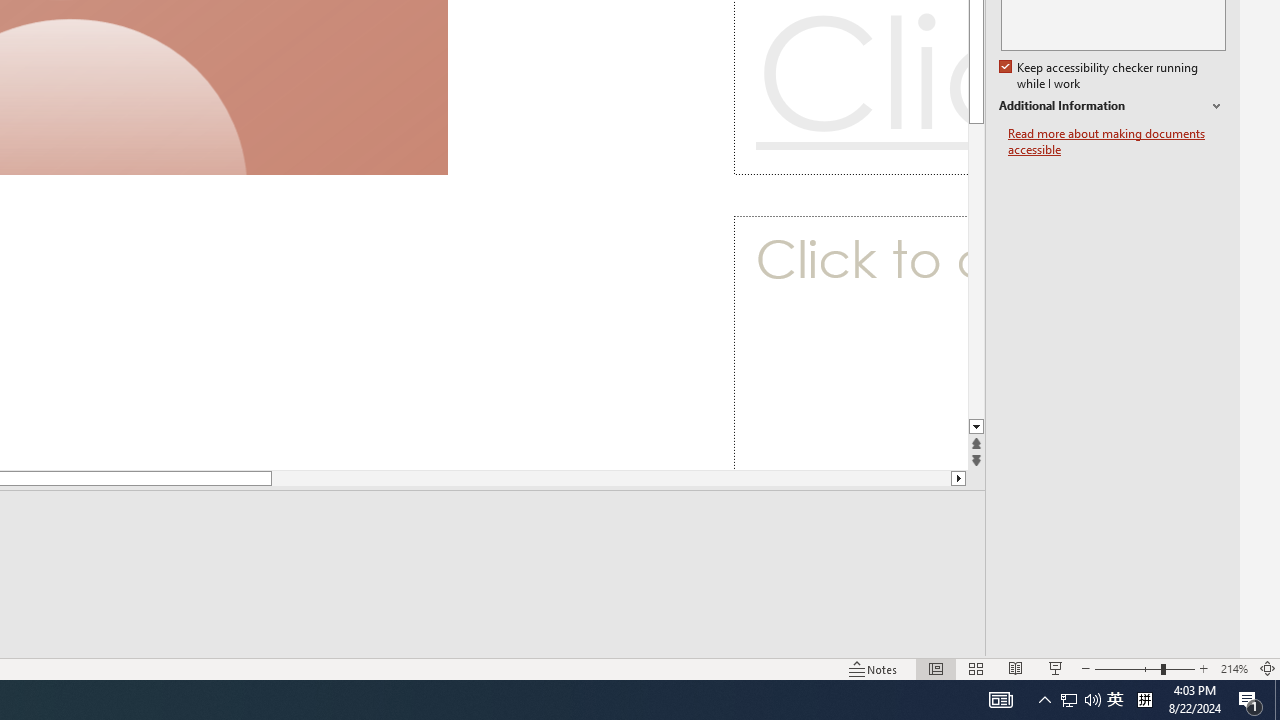 The image size is (1280, 720). Describe the element at coordinates (1116, 141) in the screenshot. I see `'Read more about making documents accessible'` at that location.